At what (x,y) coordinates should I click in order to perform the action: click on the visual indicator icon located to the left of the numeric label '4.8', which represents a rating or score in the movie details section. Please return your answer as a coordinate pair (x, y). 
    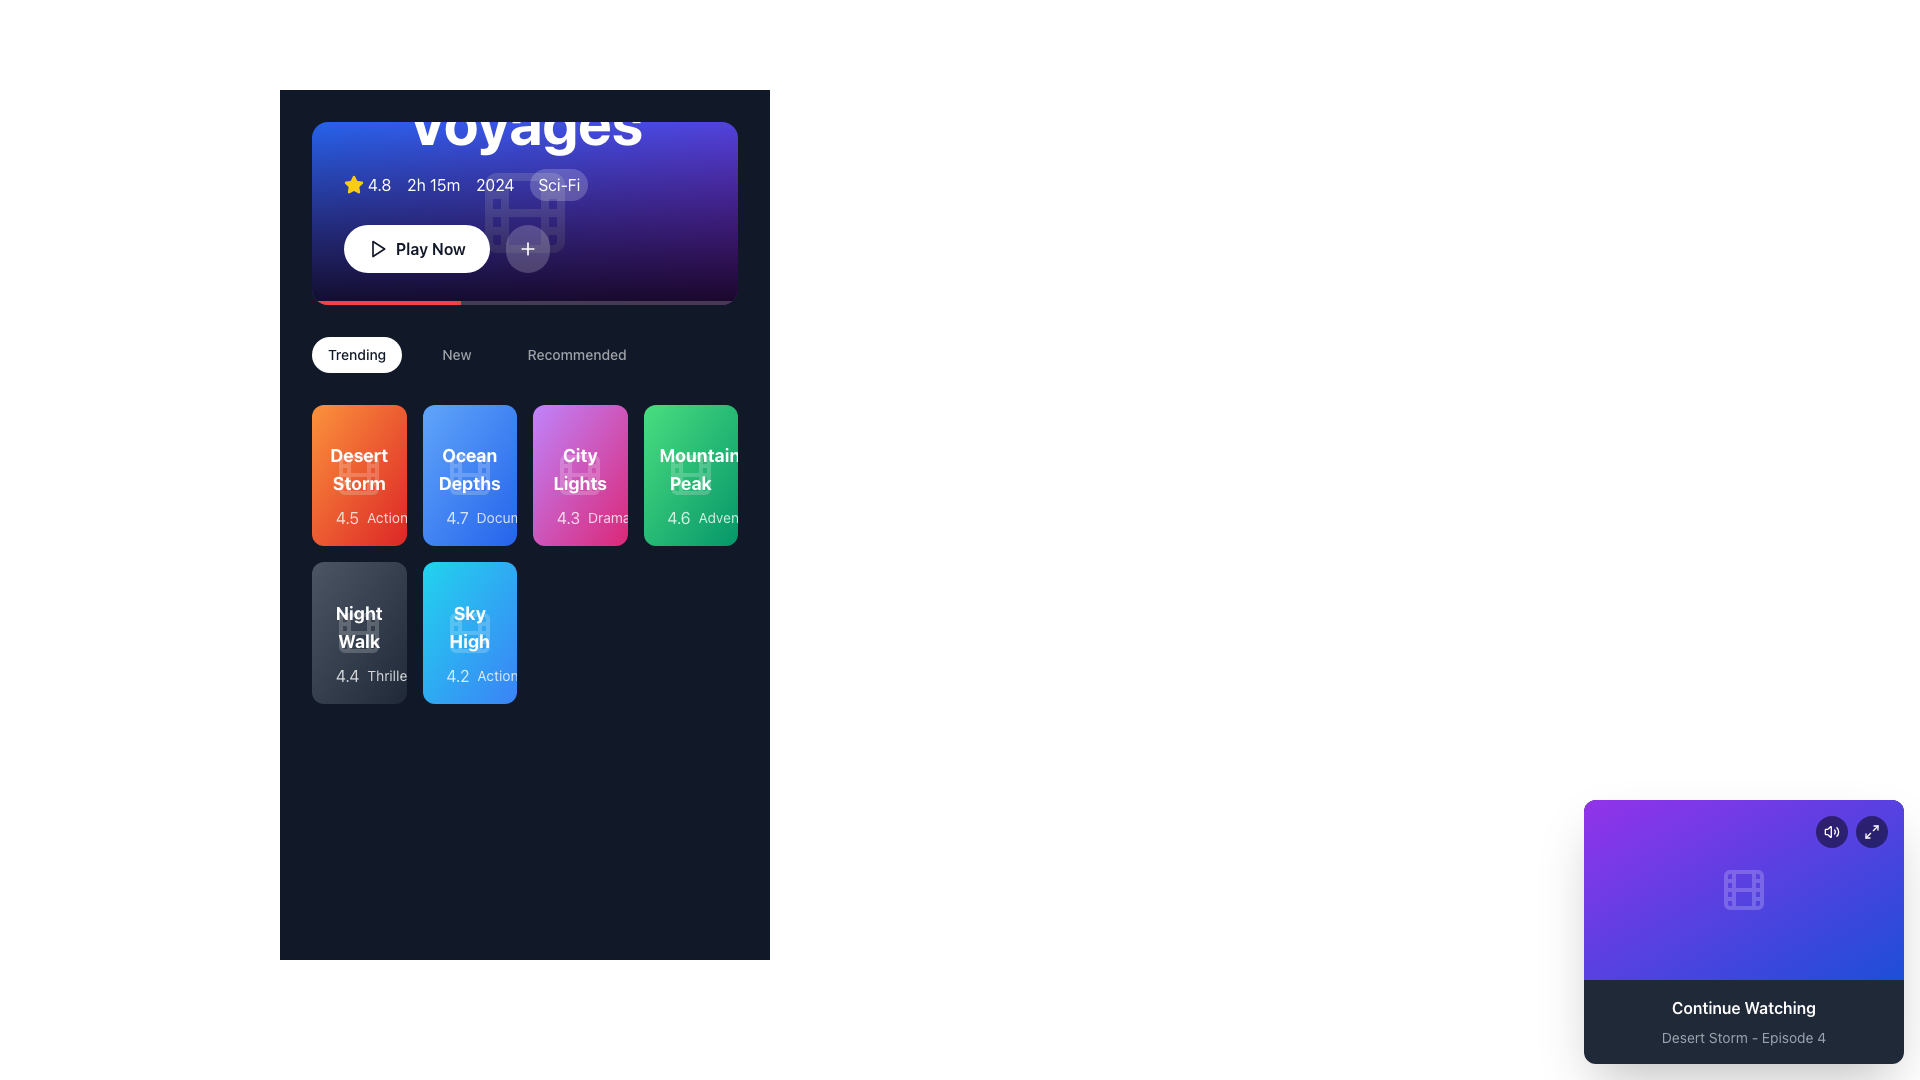
    Looking at the image, I should click on (354, 184).